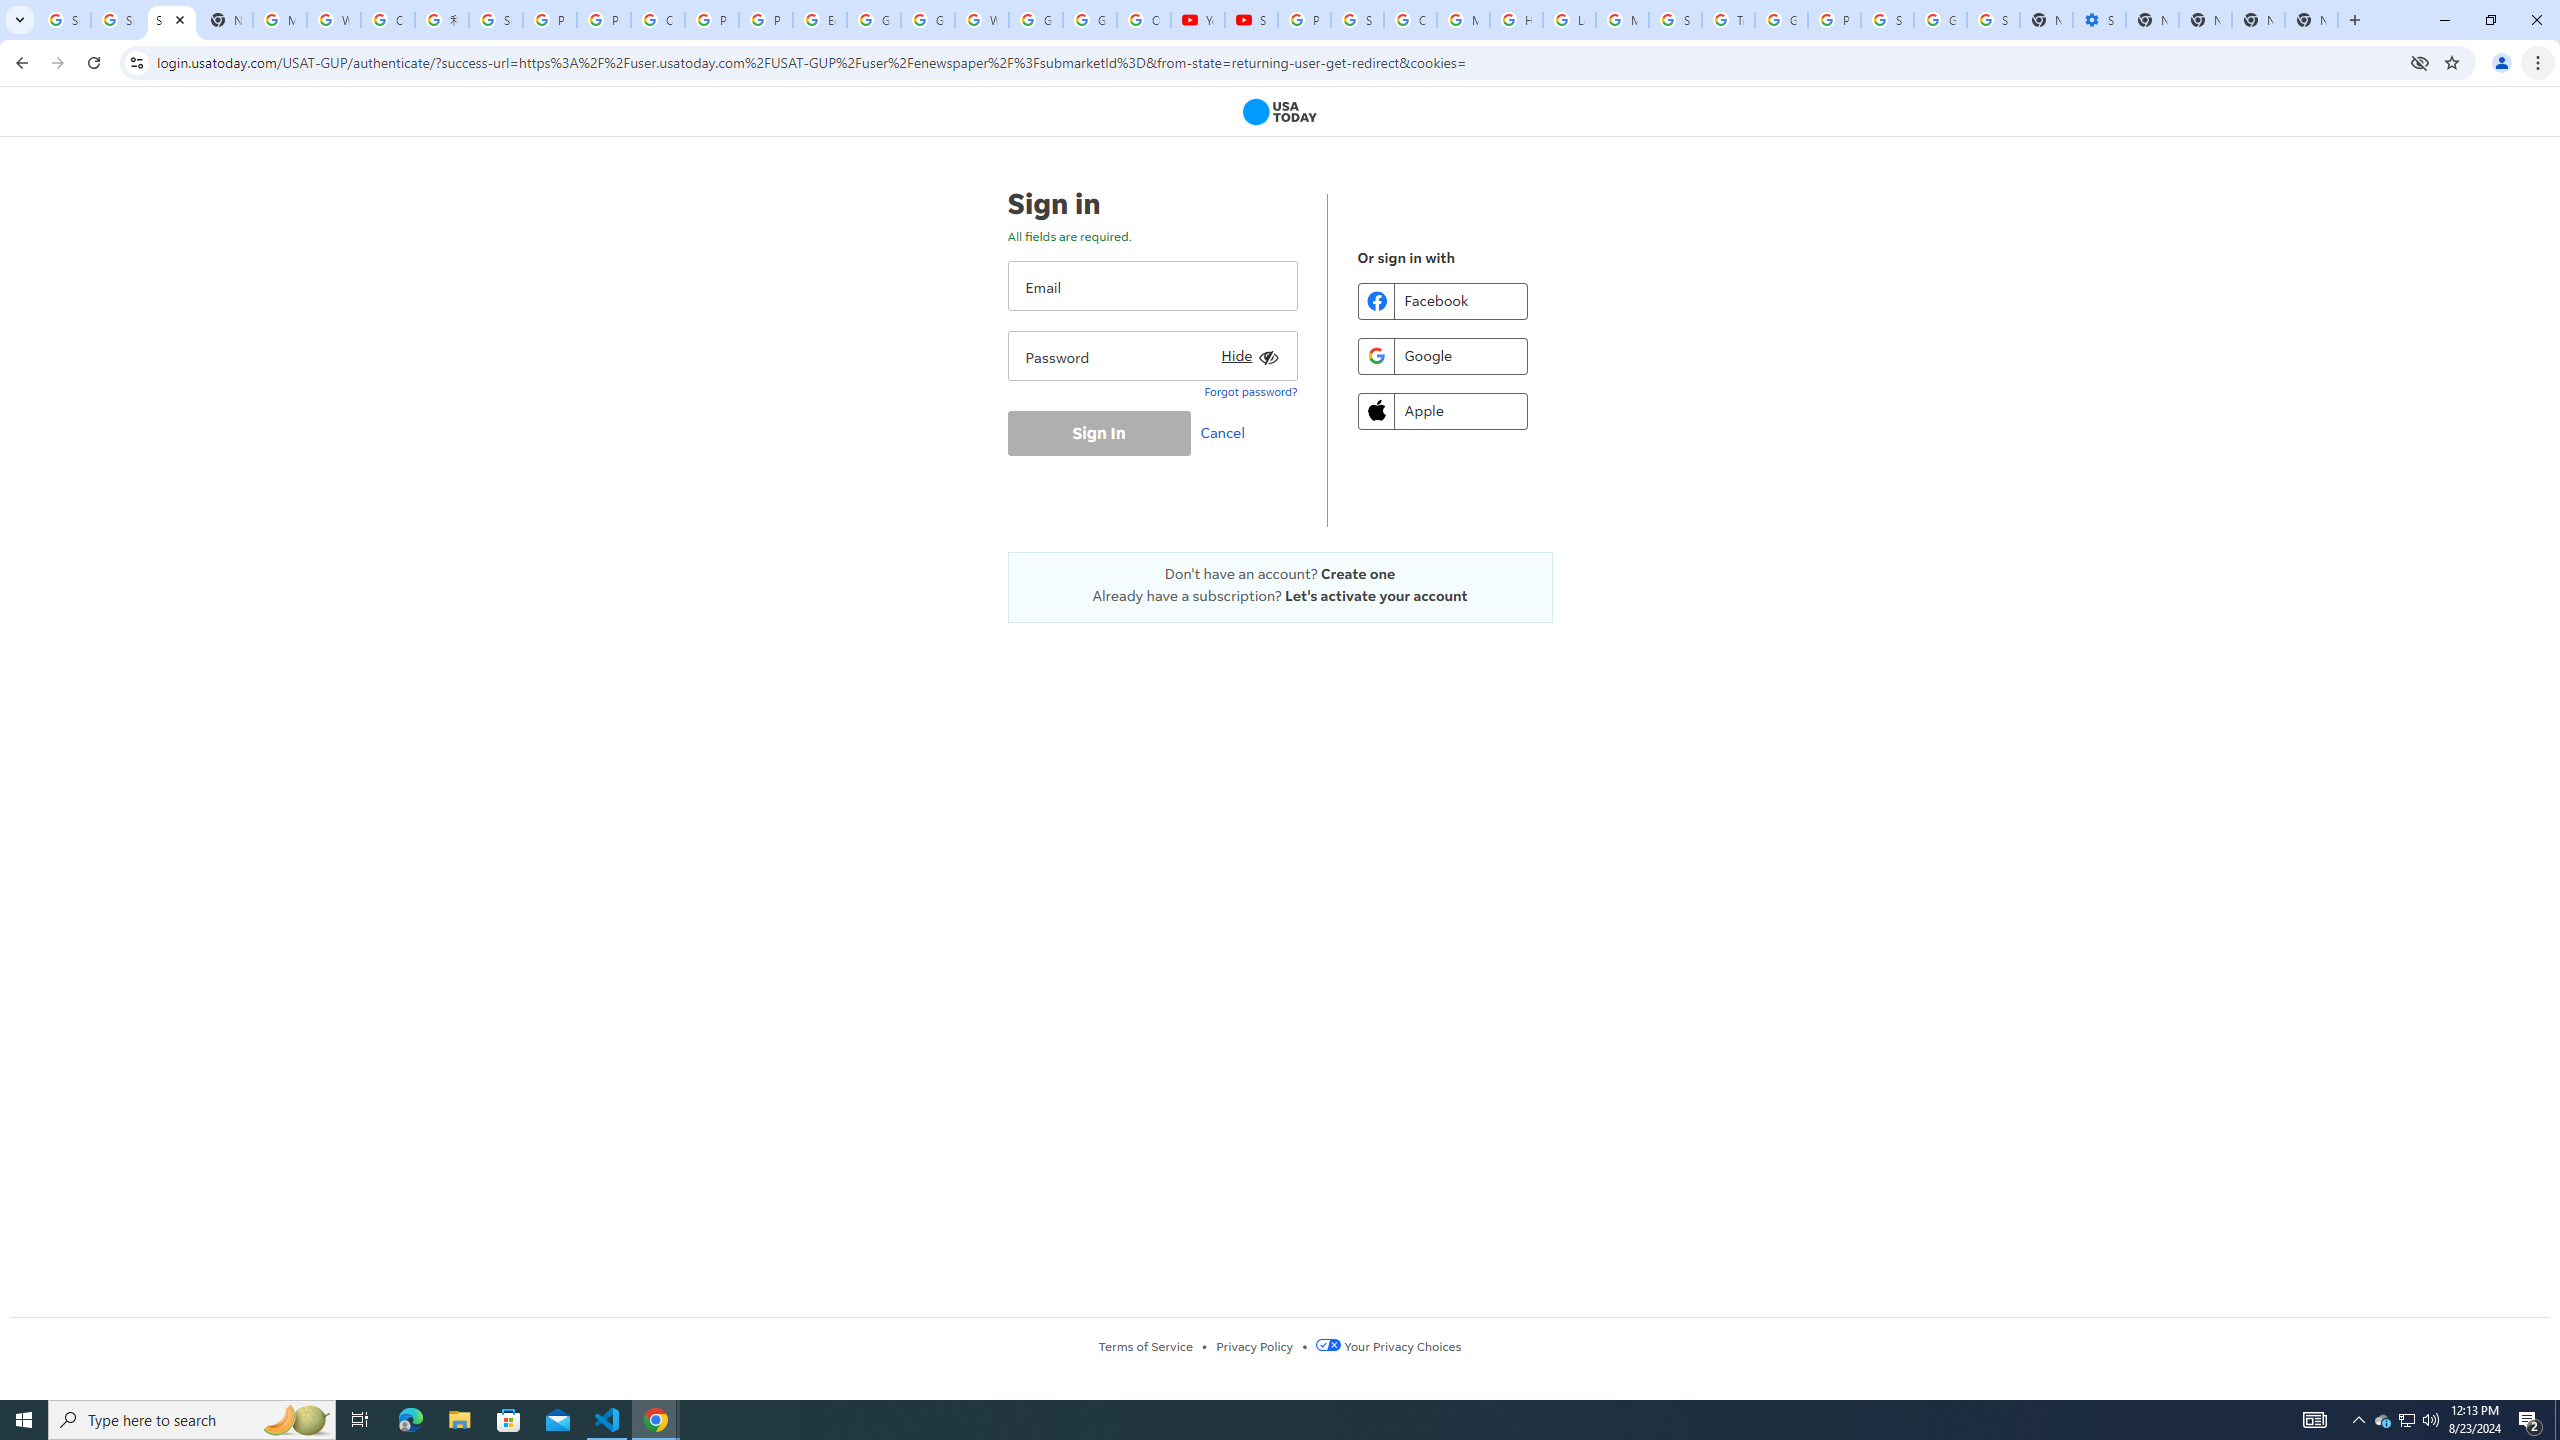 The height and width of the screenshot is (1440, 2560). I want to click on 'Settings - Performance', so click(2099, 19).